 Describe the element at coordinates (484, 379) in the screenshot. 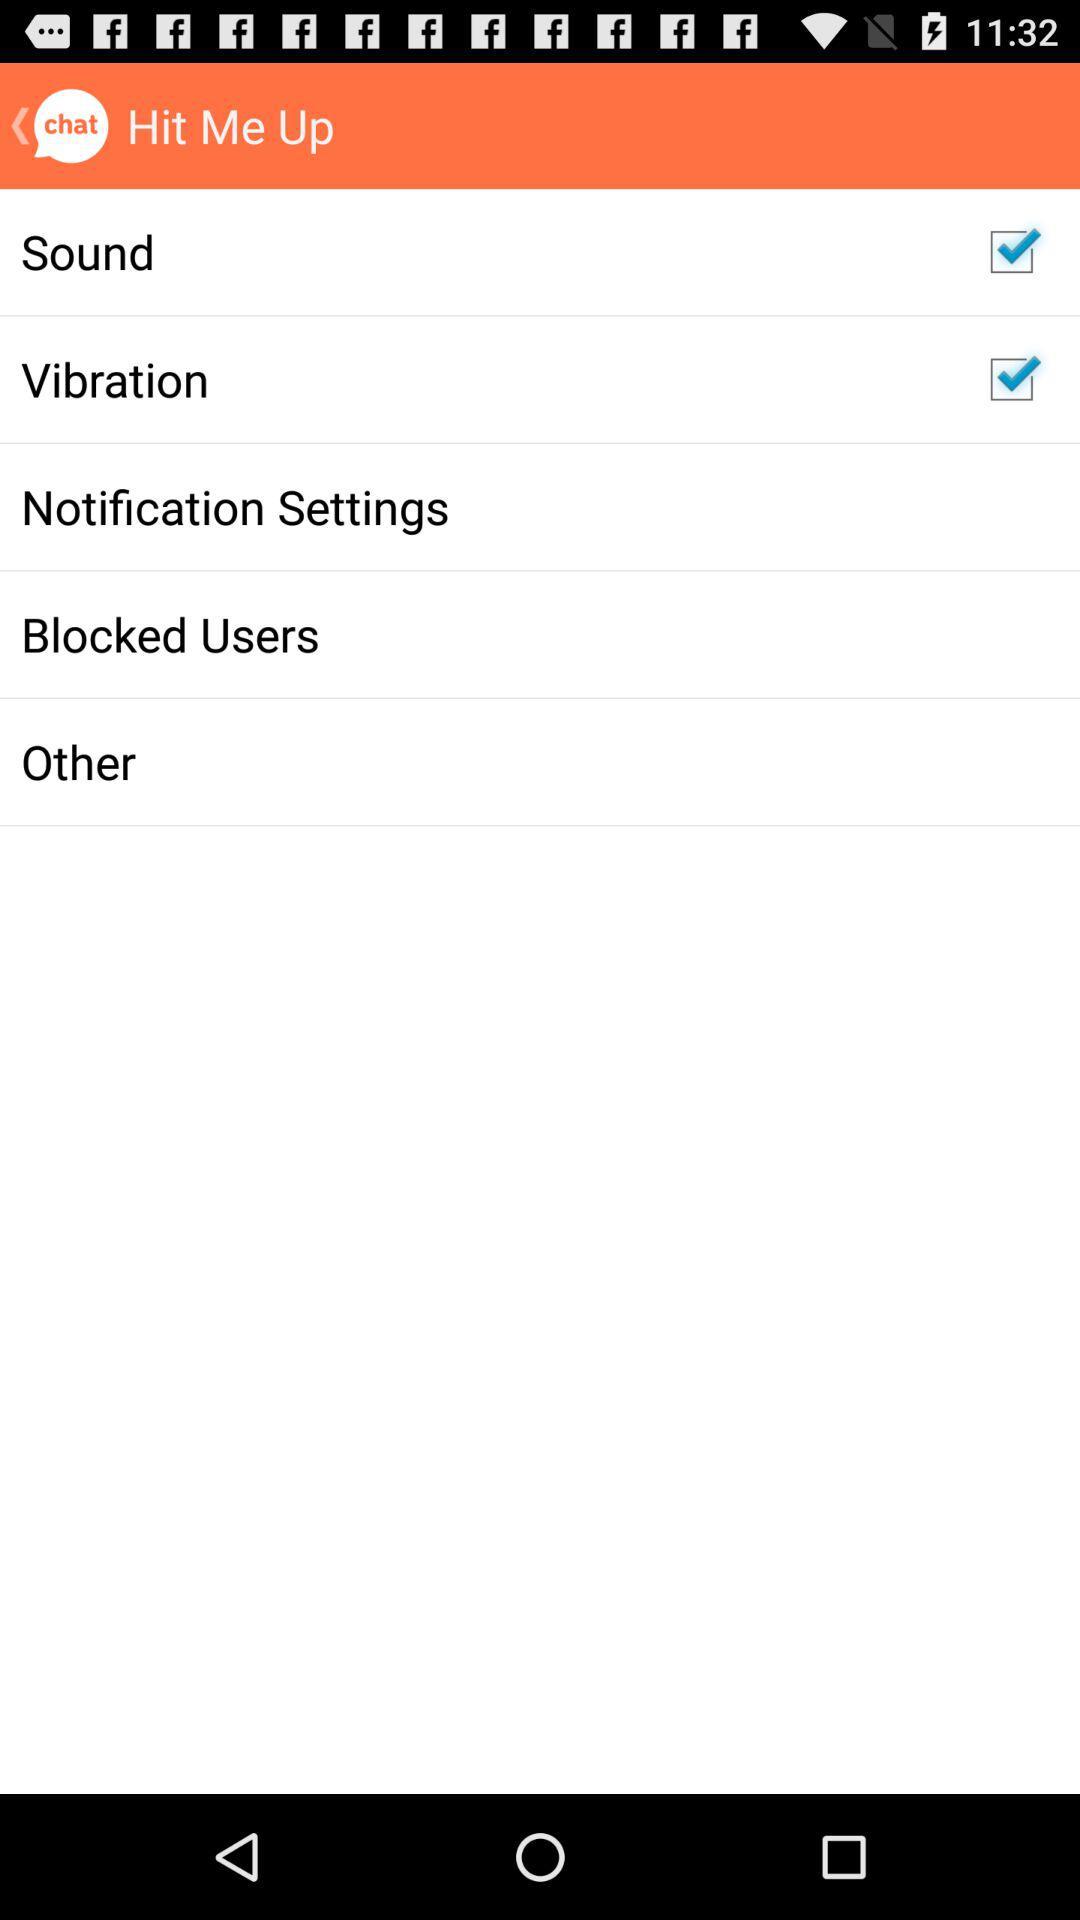

I see `vibration icon` at that location.